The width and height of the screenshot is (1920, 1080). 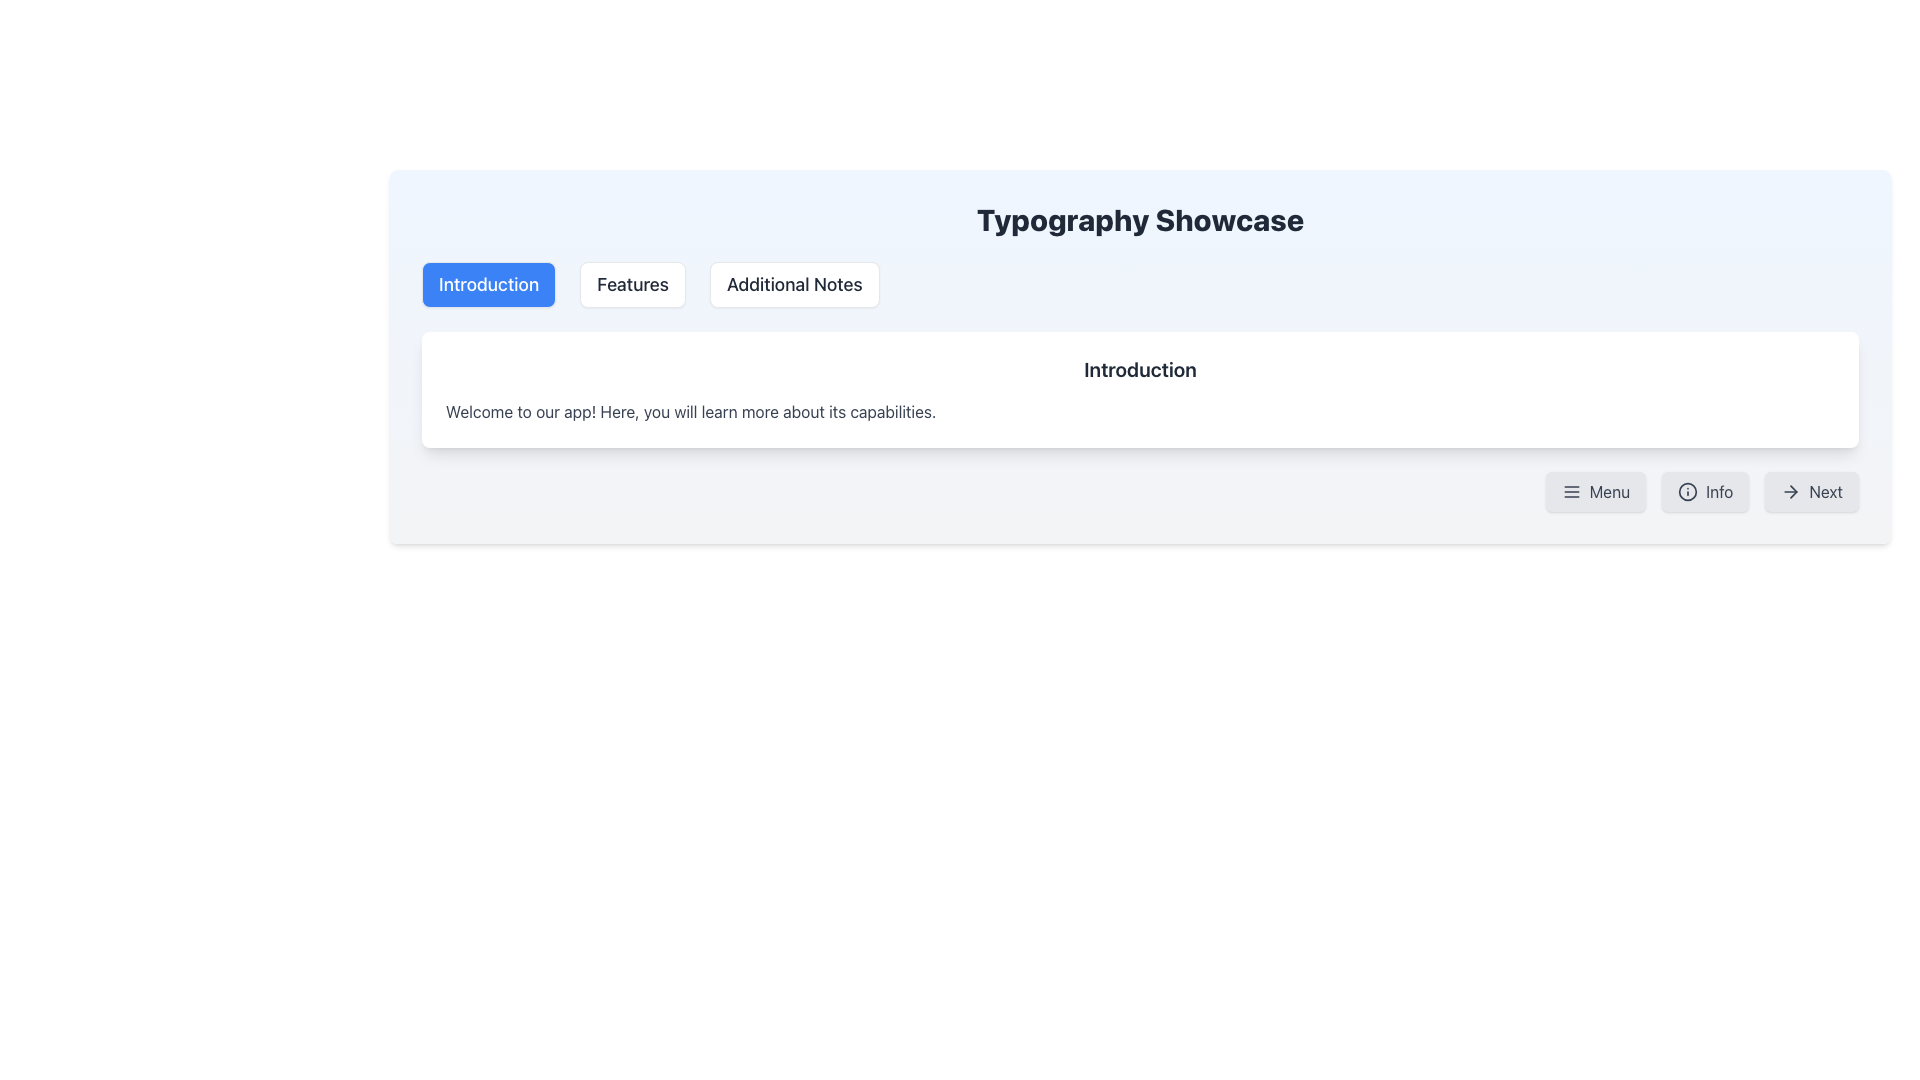 What do you see at coordinates (489, 285) in the screenshot?
I see `the 'Introduction' button, which is the first button in a horizontal row of three buttons` at bounding box center [489, 285].